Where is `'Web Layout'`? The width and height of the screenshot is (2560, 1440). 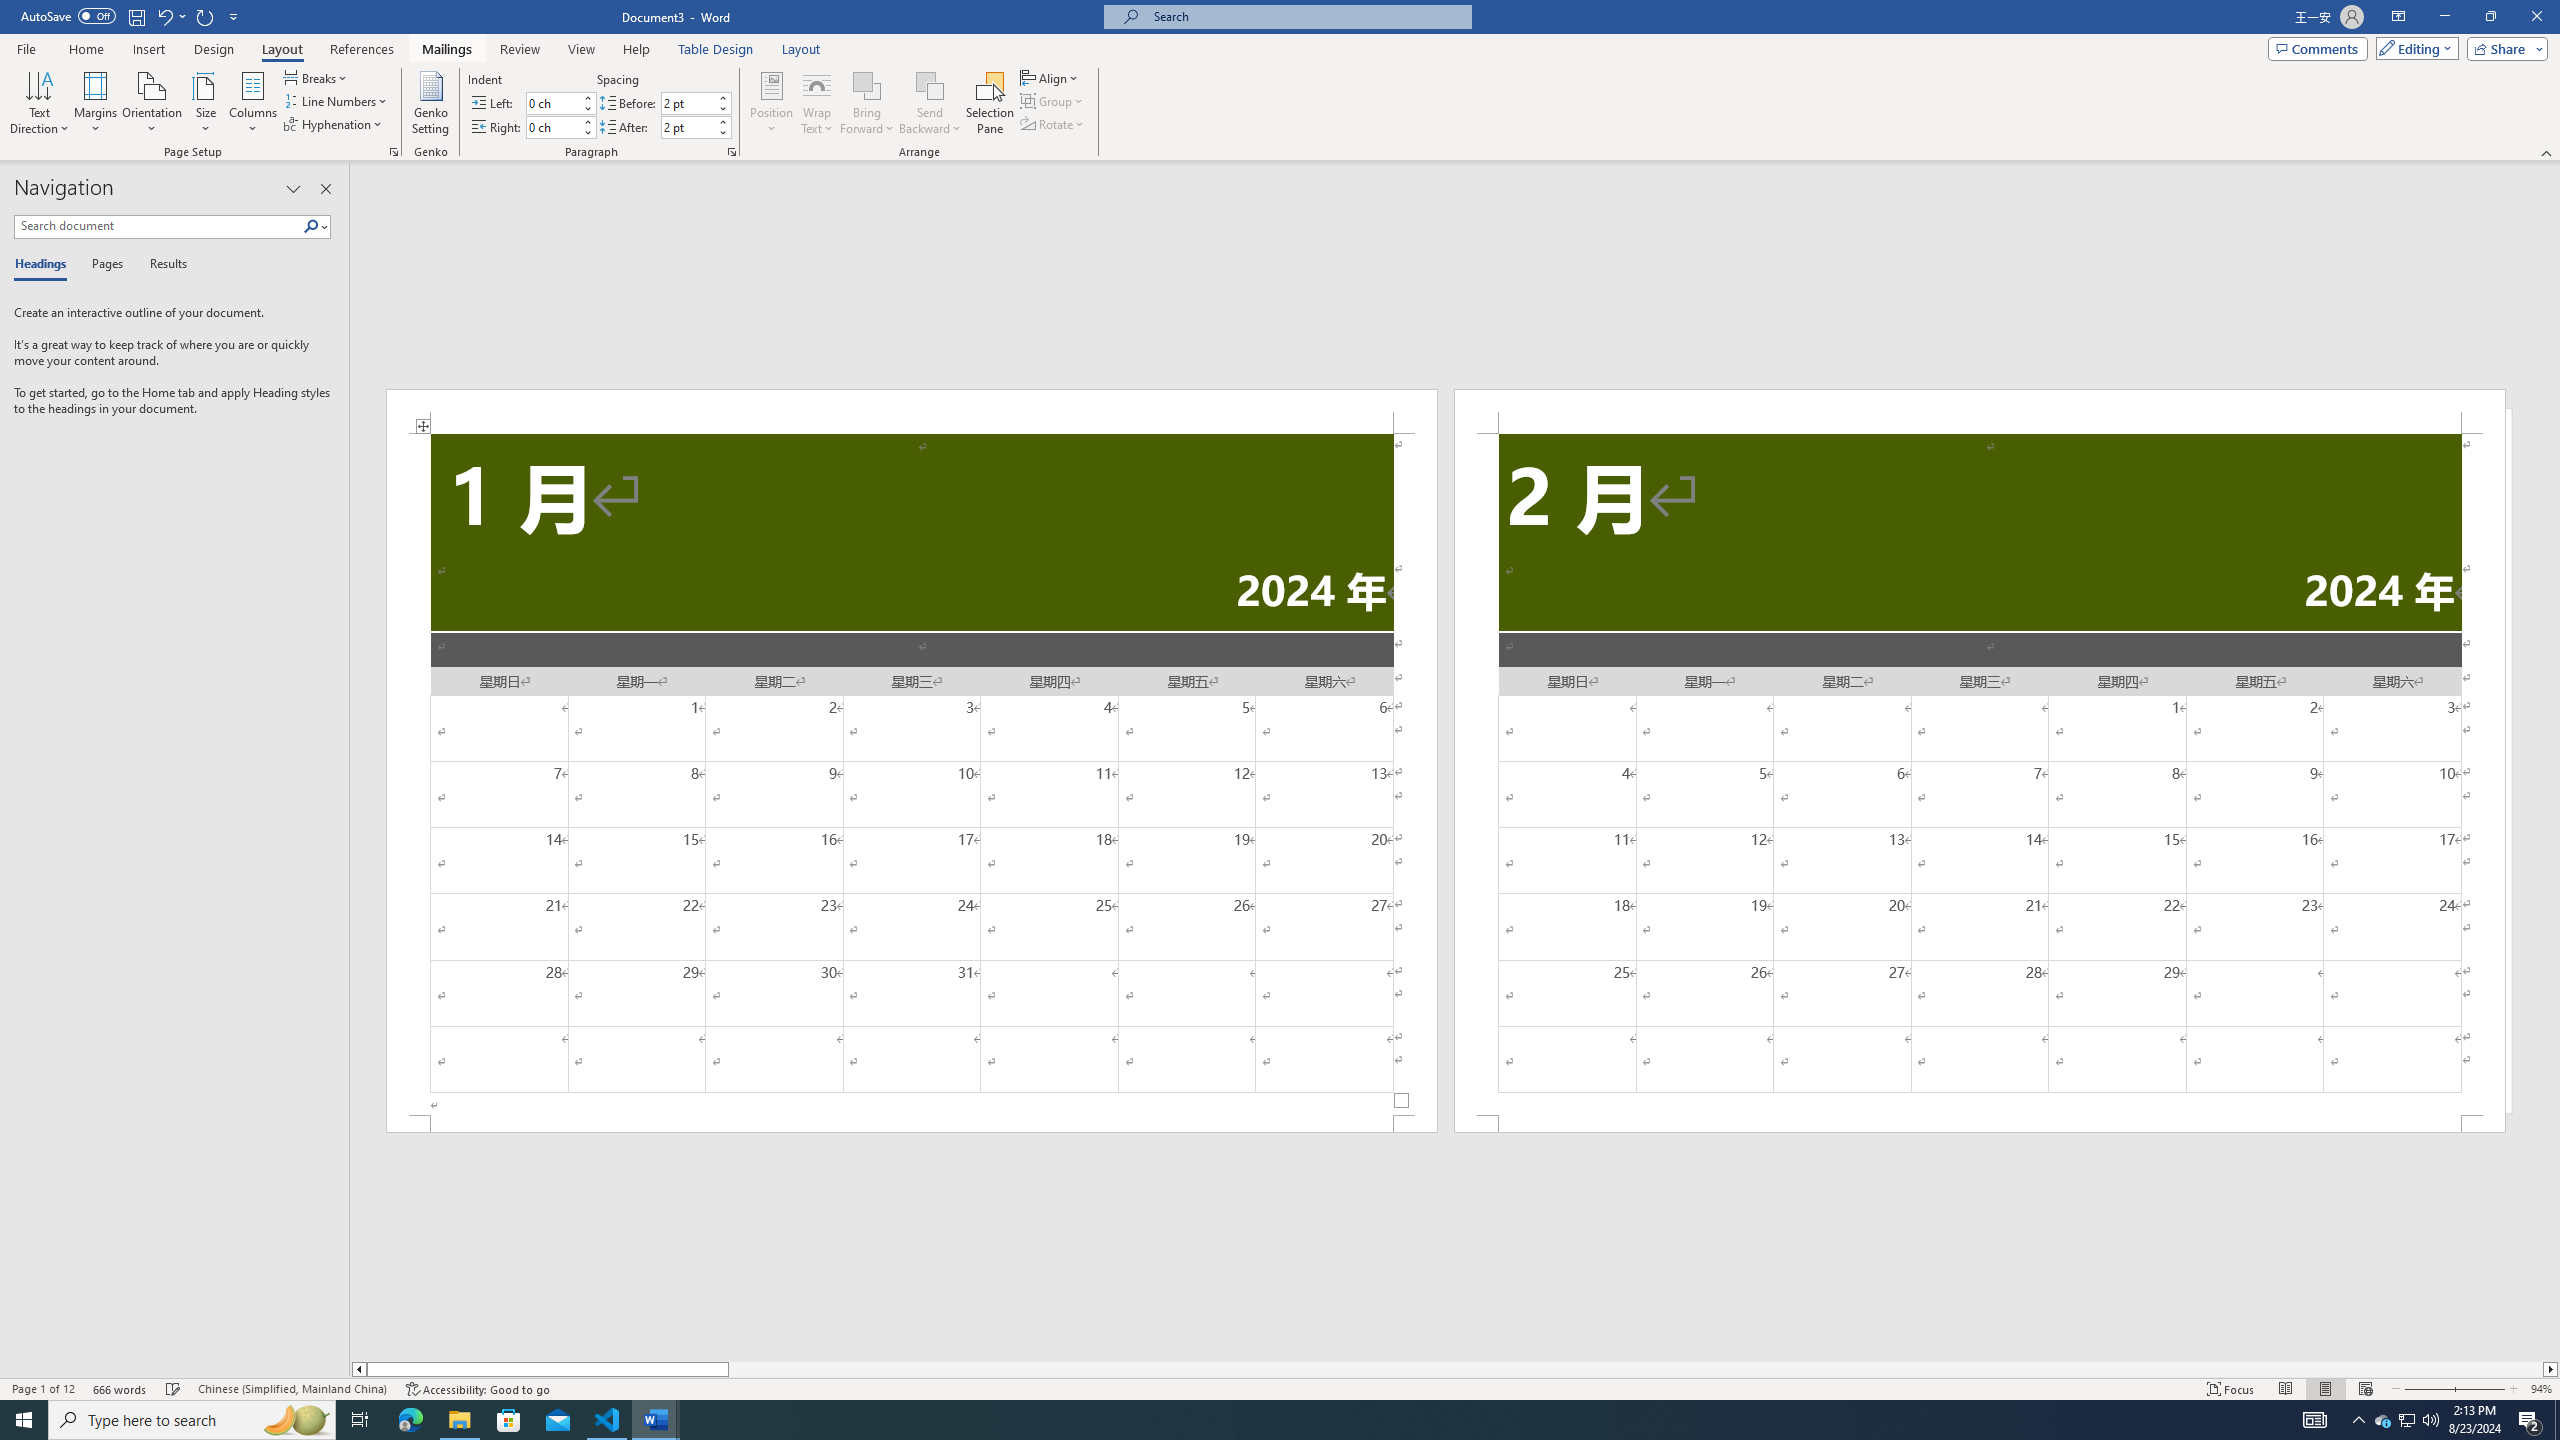 'Web Layout' is located at coordinates (2364, 1389).